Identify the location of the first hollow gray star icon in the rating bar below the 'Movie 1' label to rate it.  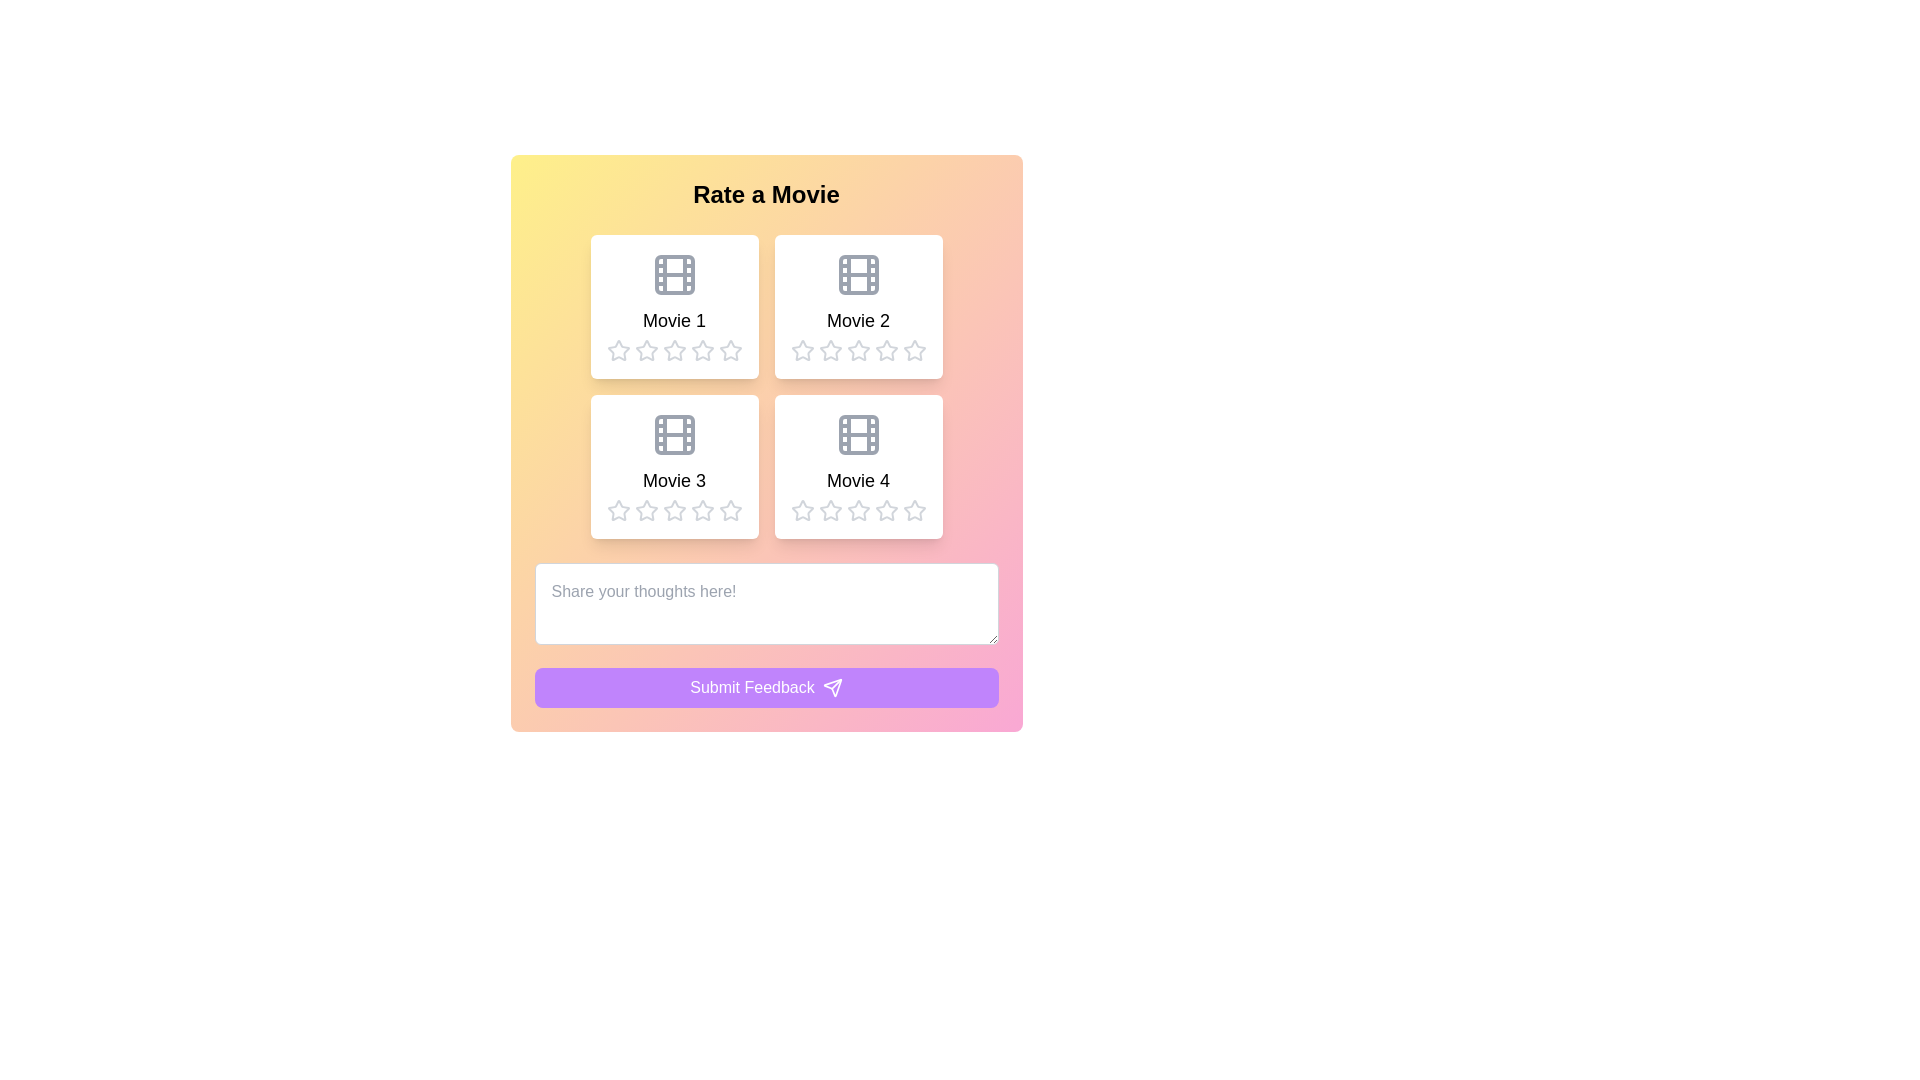
(646, 349).